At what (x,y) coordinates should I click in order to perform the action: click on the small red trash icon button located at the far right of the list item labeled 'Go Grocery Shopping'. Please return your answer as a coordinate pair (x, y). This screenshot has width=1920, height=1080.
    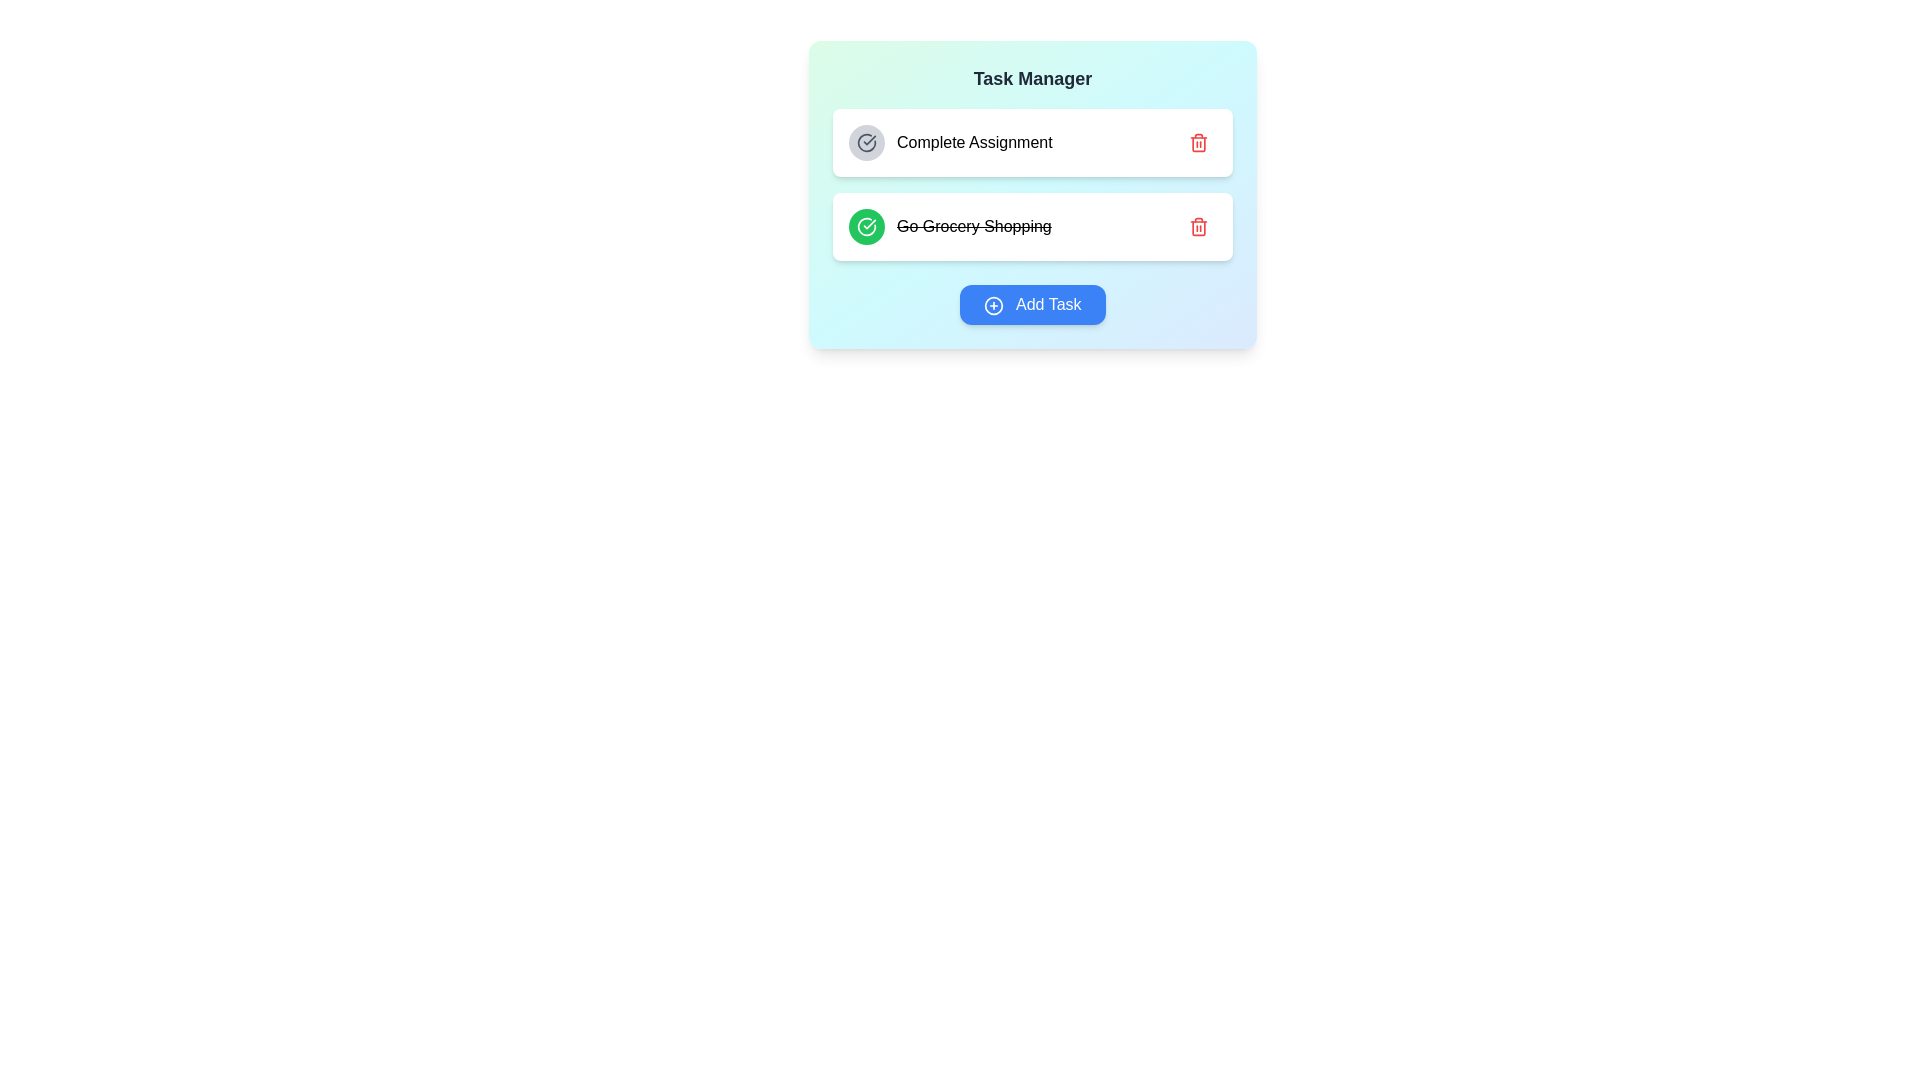
    Looking at the image, I should click on (1199, 226).